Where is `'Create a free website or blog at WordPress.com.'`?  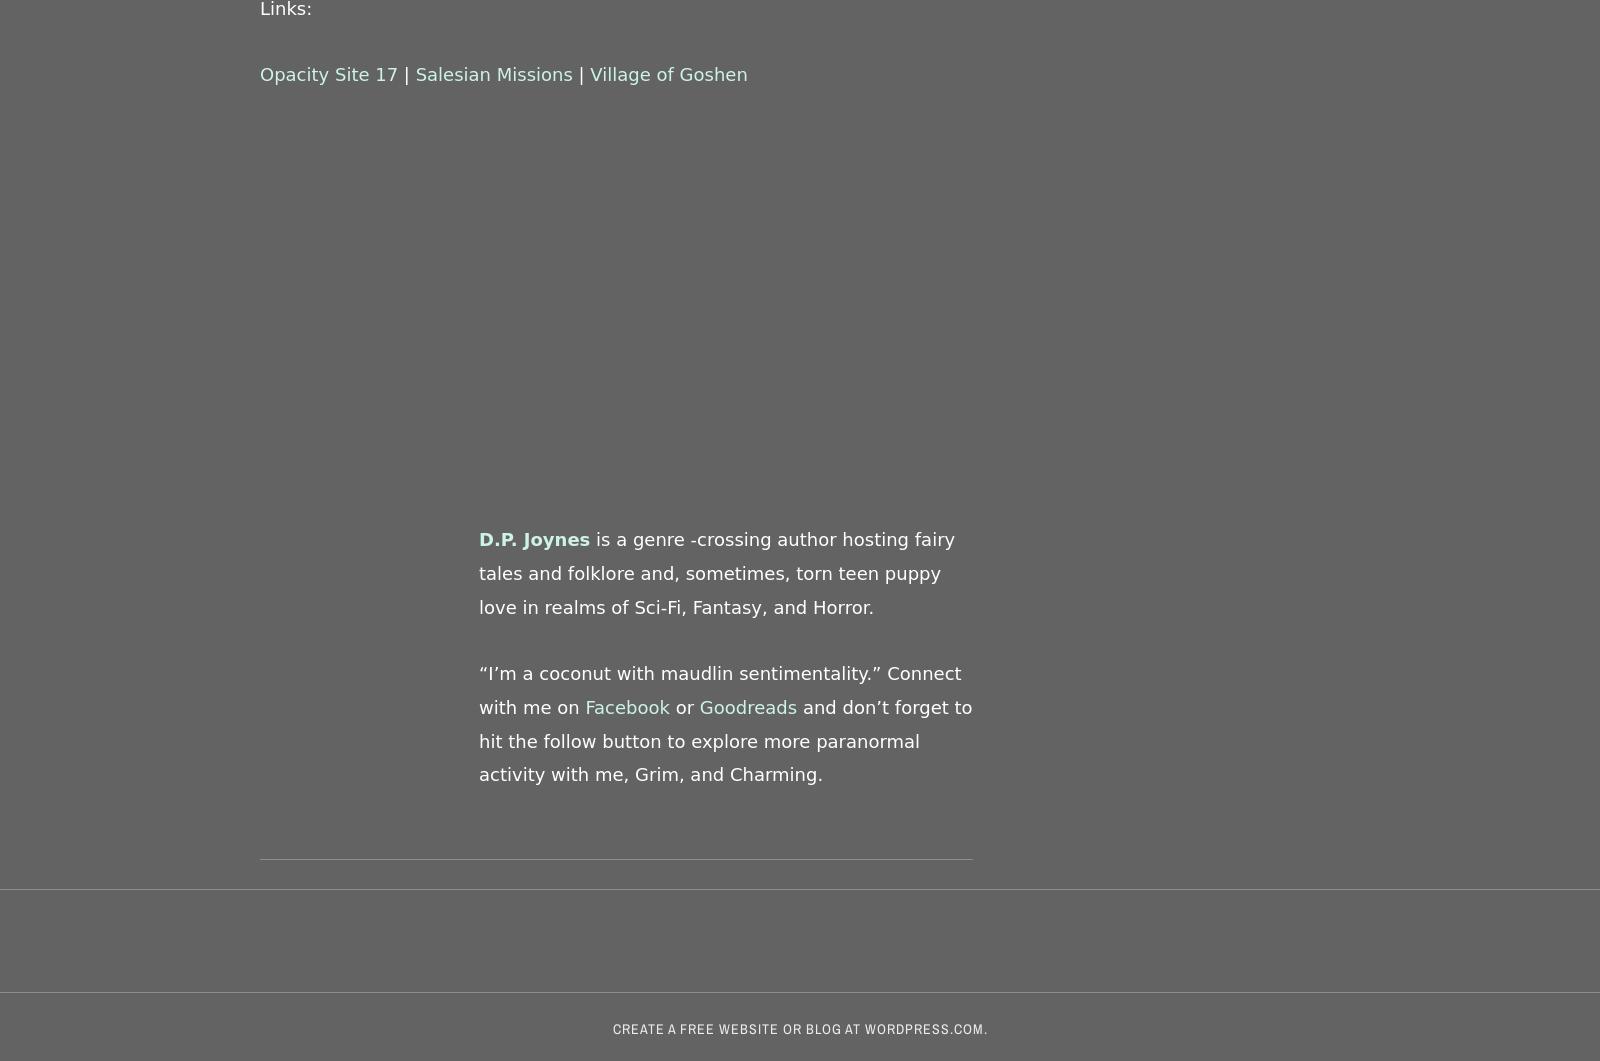 'Create a free website or blog at WordPress.com.' is located at coordinates (799, 1027).